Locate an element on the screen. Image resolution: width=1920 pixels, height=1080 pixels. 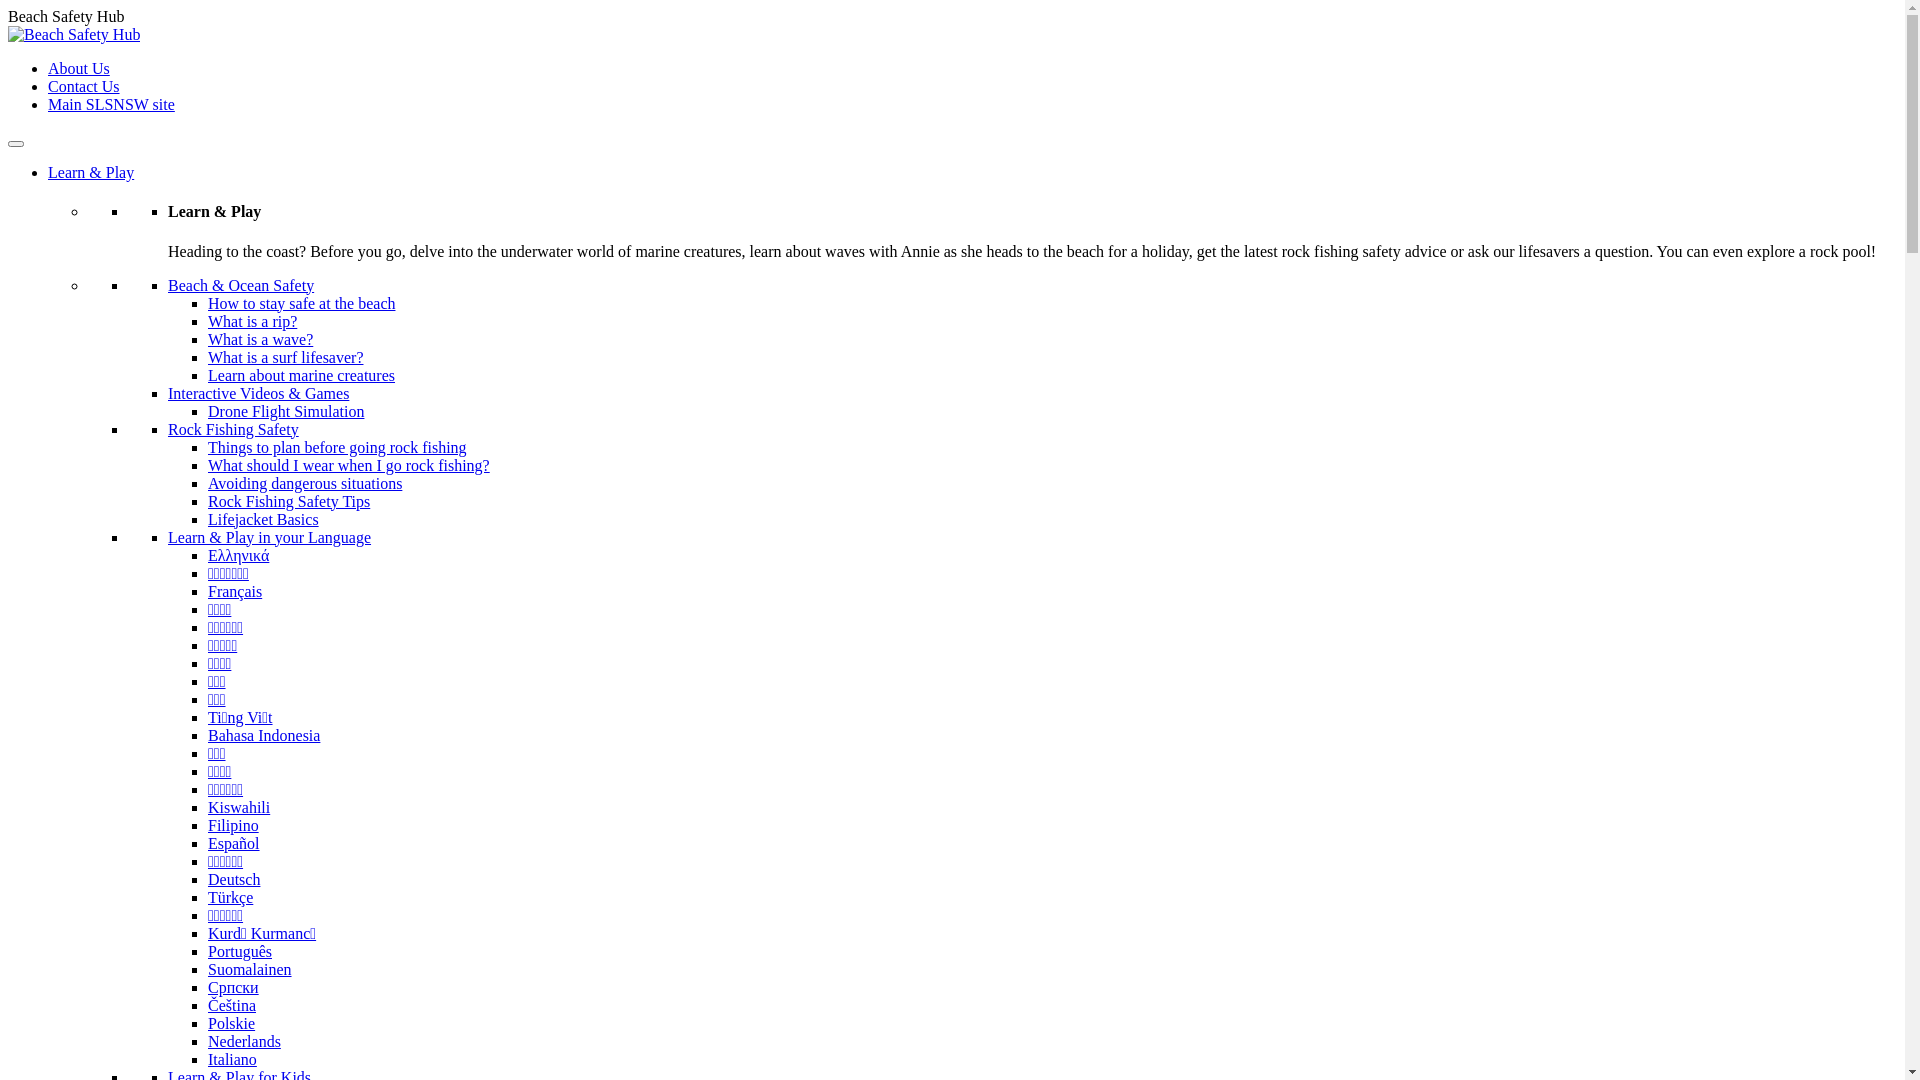
'Things to plan before going rock fishing' is located at coordinates (337, 446).